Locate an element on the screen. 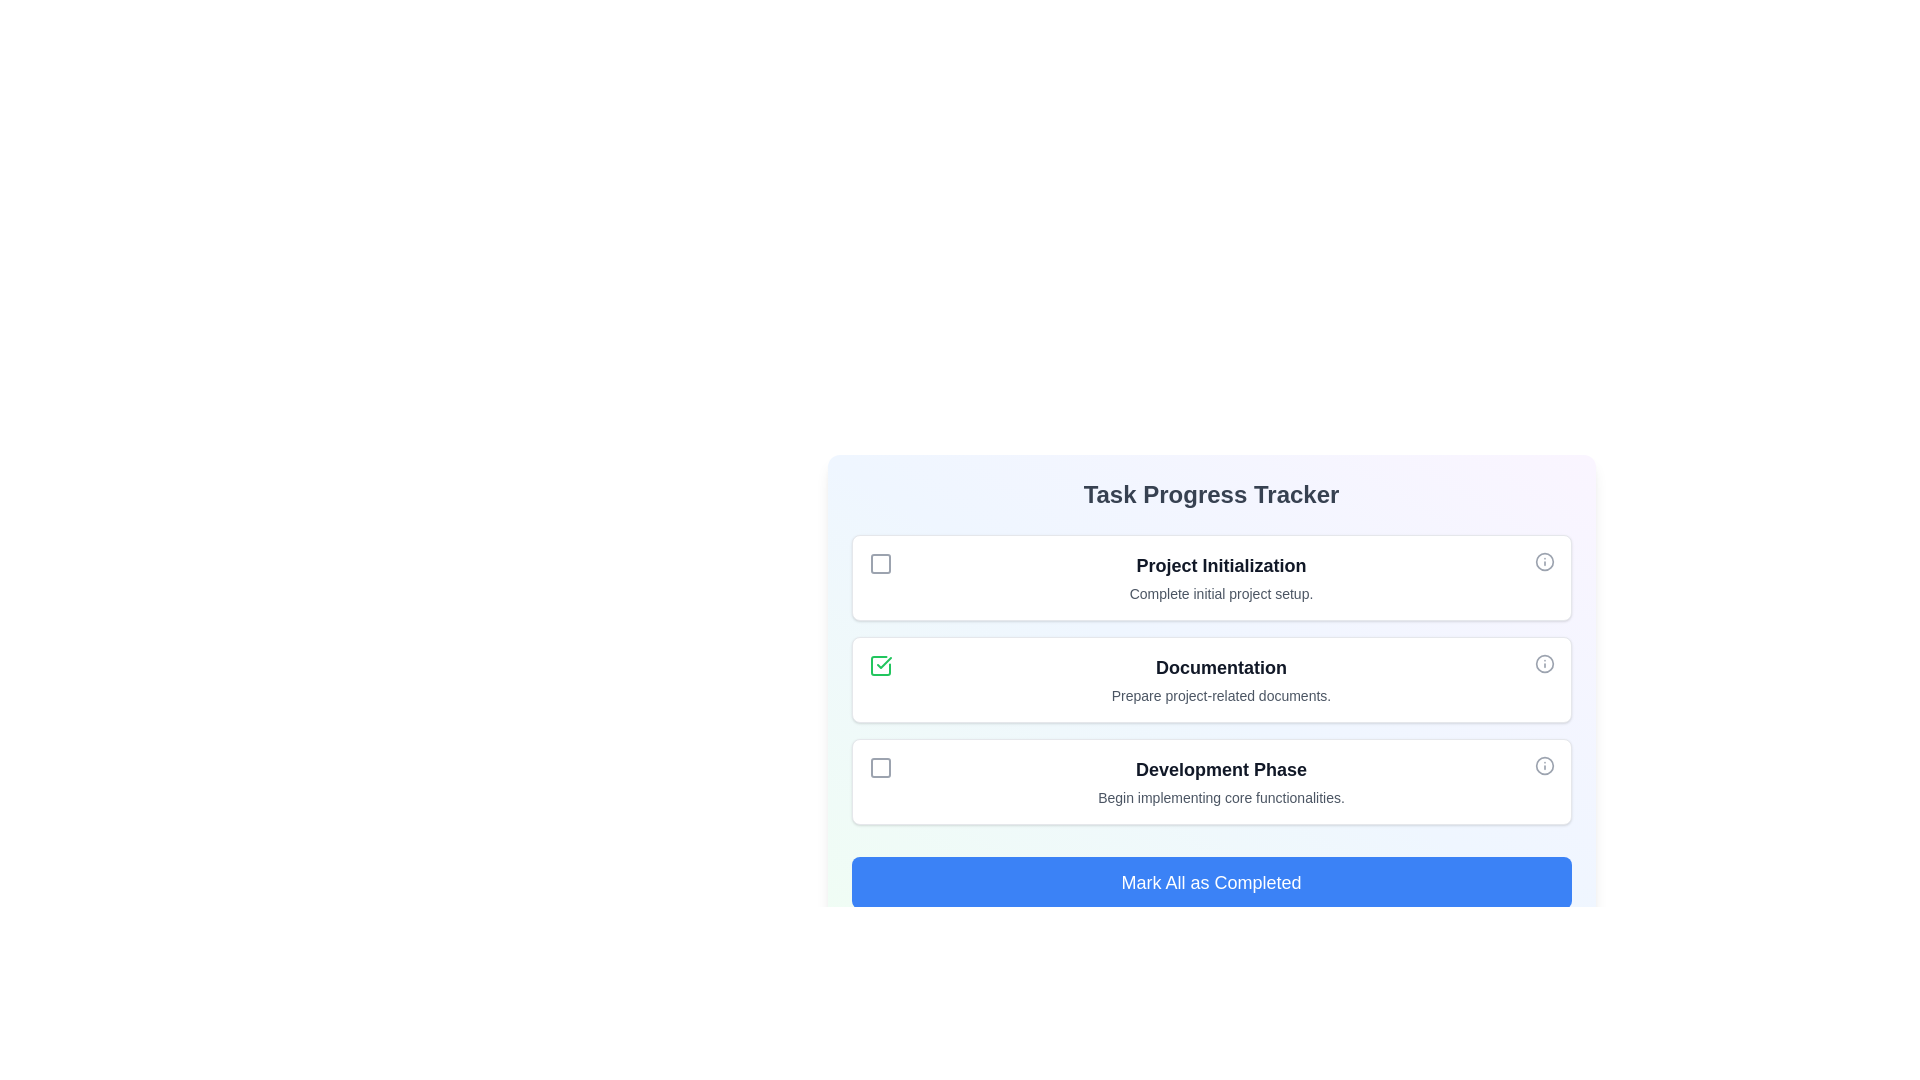  the informational icon located within the rightmost section of the 'Documentation' task in the 'Task Progress Tracker' interface is located at coordinates (1543, 663).